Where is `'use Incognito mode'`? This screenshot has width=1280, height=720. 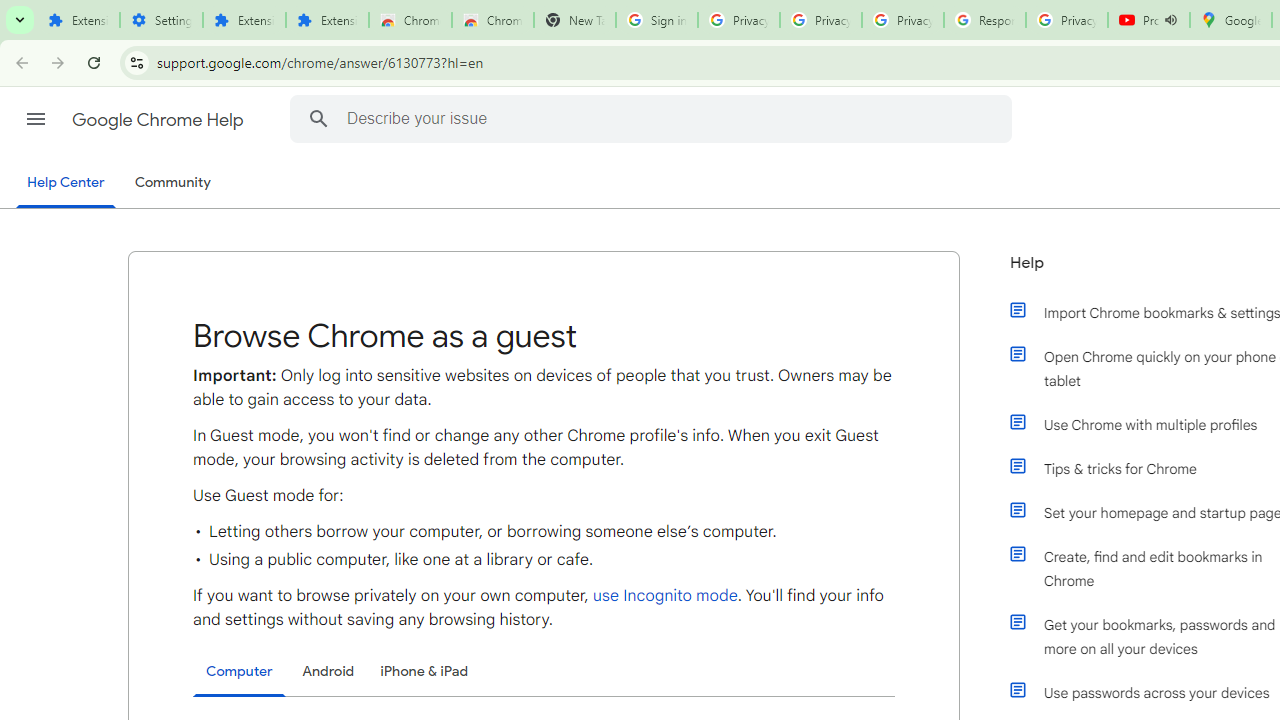 'use Incognito mode' is located at coordinates (664, 595).